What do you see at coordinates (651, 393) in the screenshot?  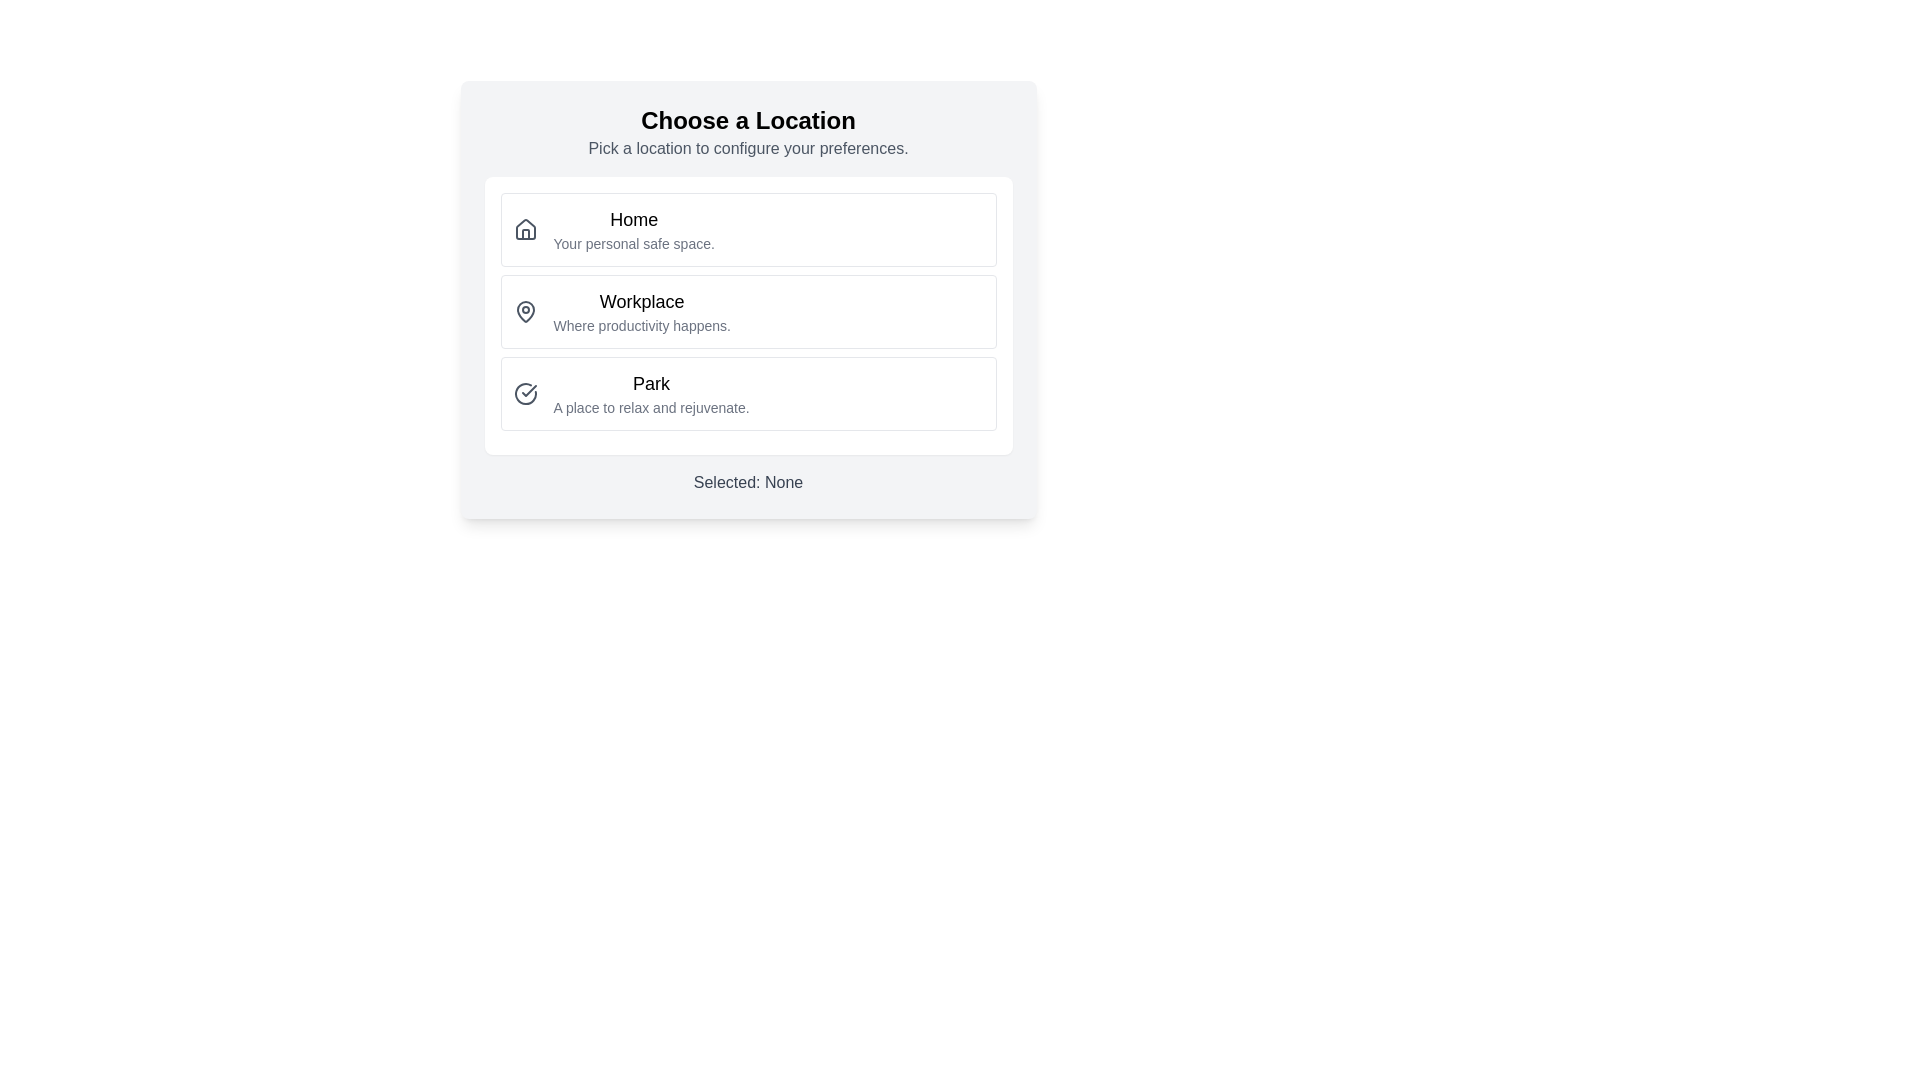 I see `the 'Park' text block, which is the third option in a vertical list below 'Home' and 'Workplace'` at bounding box center [651, 393].